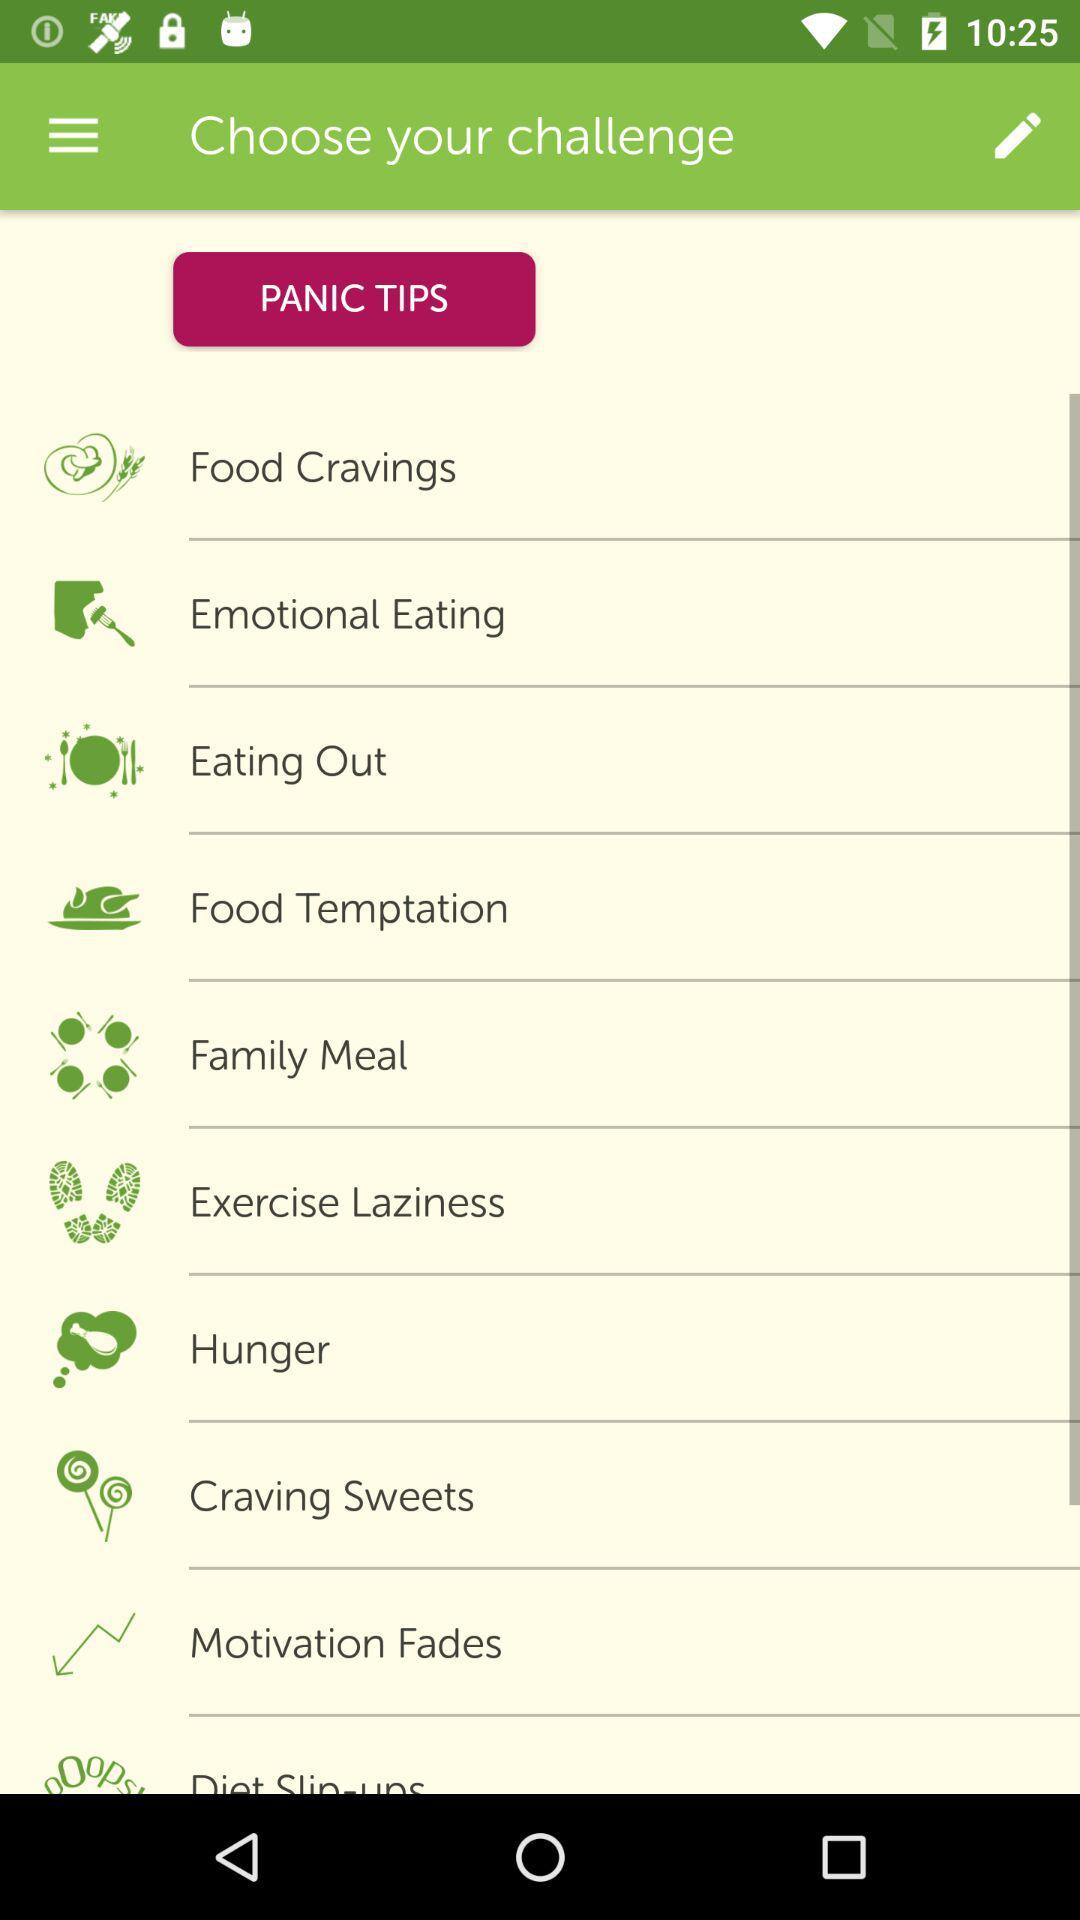 Image resolution: width=1080 pixels, height=1920 pixels. I want to click on the icon on left to the button craving sweets on the web page, so click(94, 1496).